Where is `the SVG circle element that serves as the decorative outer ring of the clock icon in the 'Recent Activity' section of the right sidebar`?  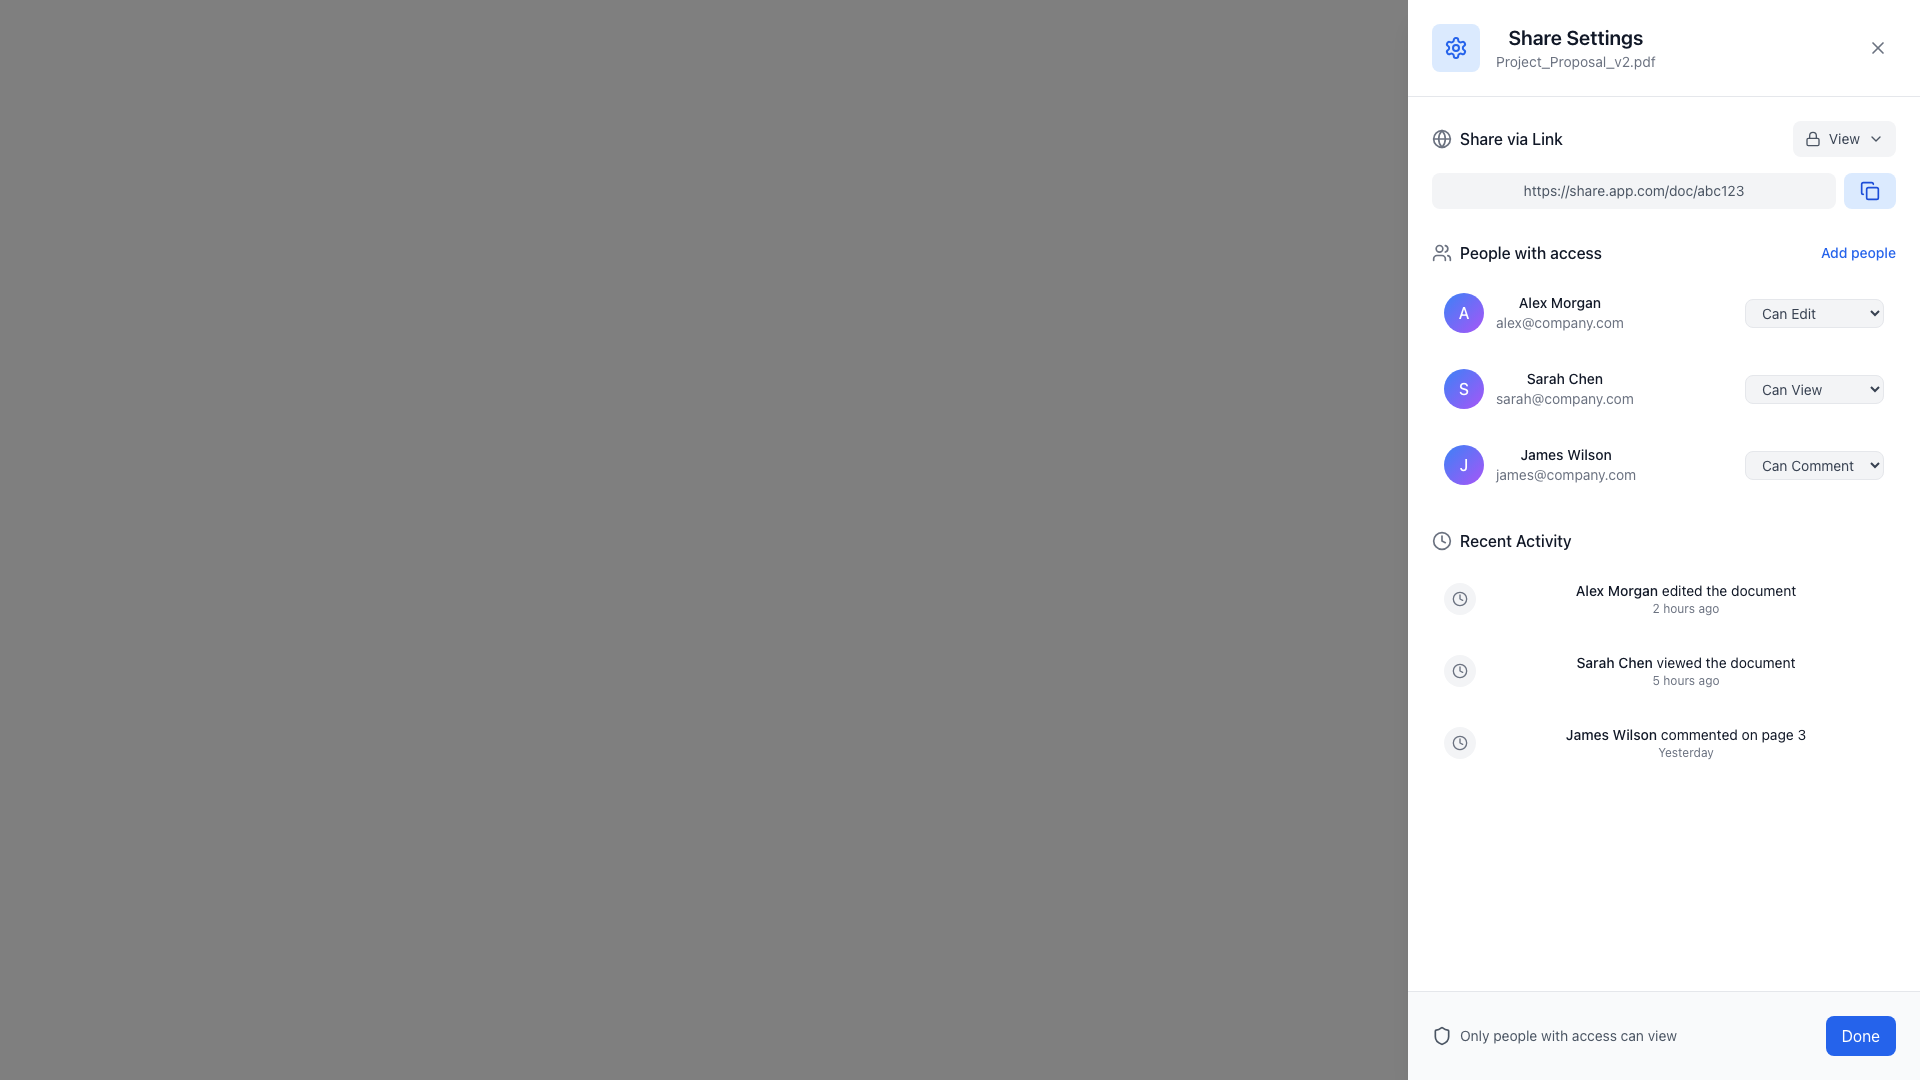 the SVG circle element that serves as the decorative outer ring of the clock icon in the 'Recent Activity' section of the right sidebar is located at coordinates (1459, 597).